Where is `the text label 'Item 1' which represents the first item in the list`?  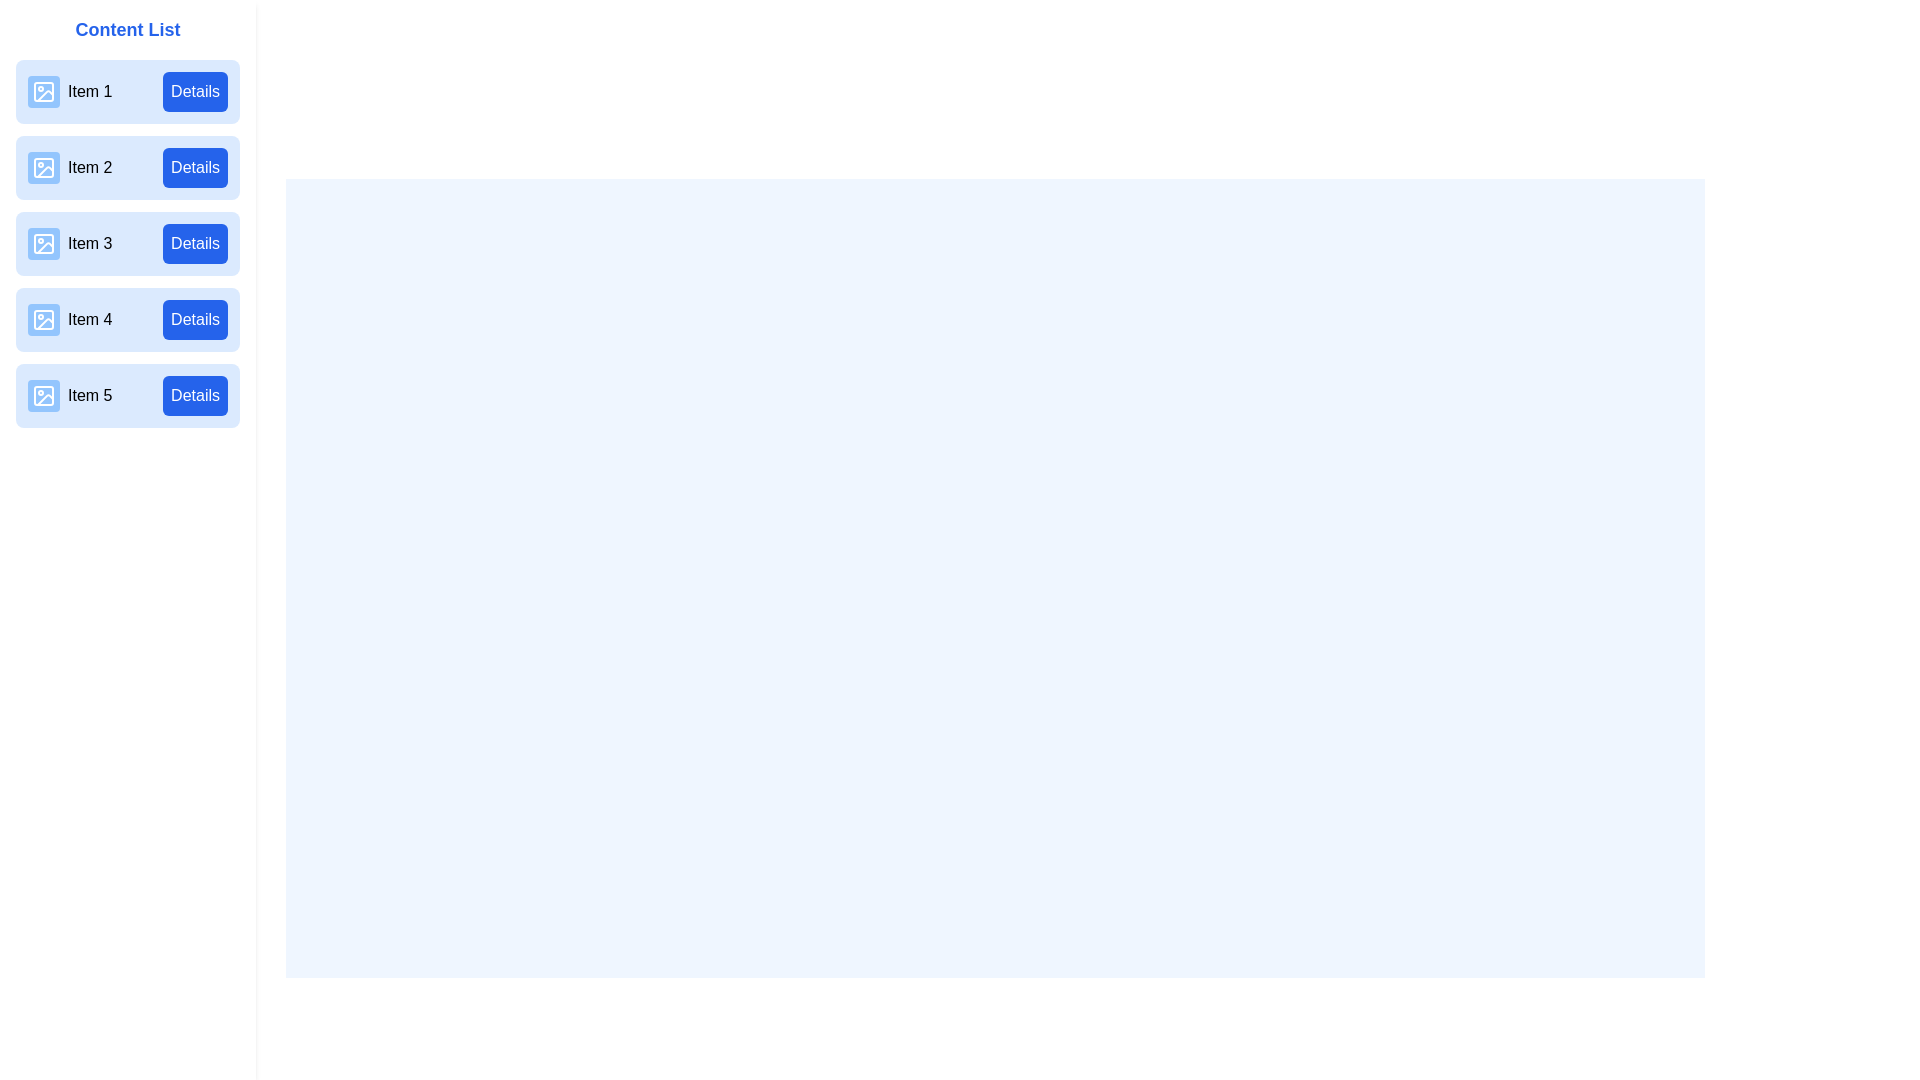 the text label 'Item 1' which represents the first item in the list is located at coordinates (89, 92).